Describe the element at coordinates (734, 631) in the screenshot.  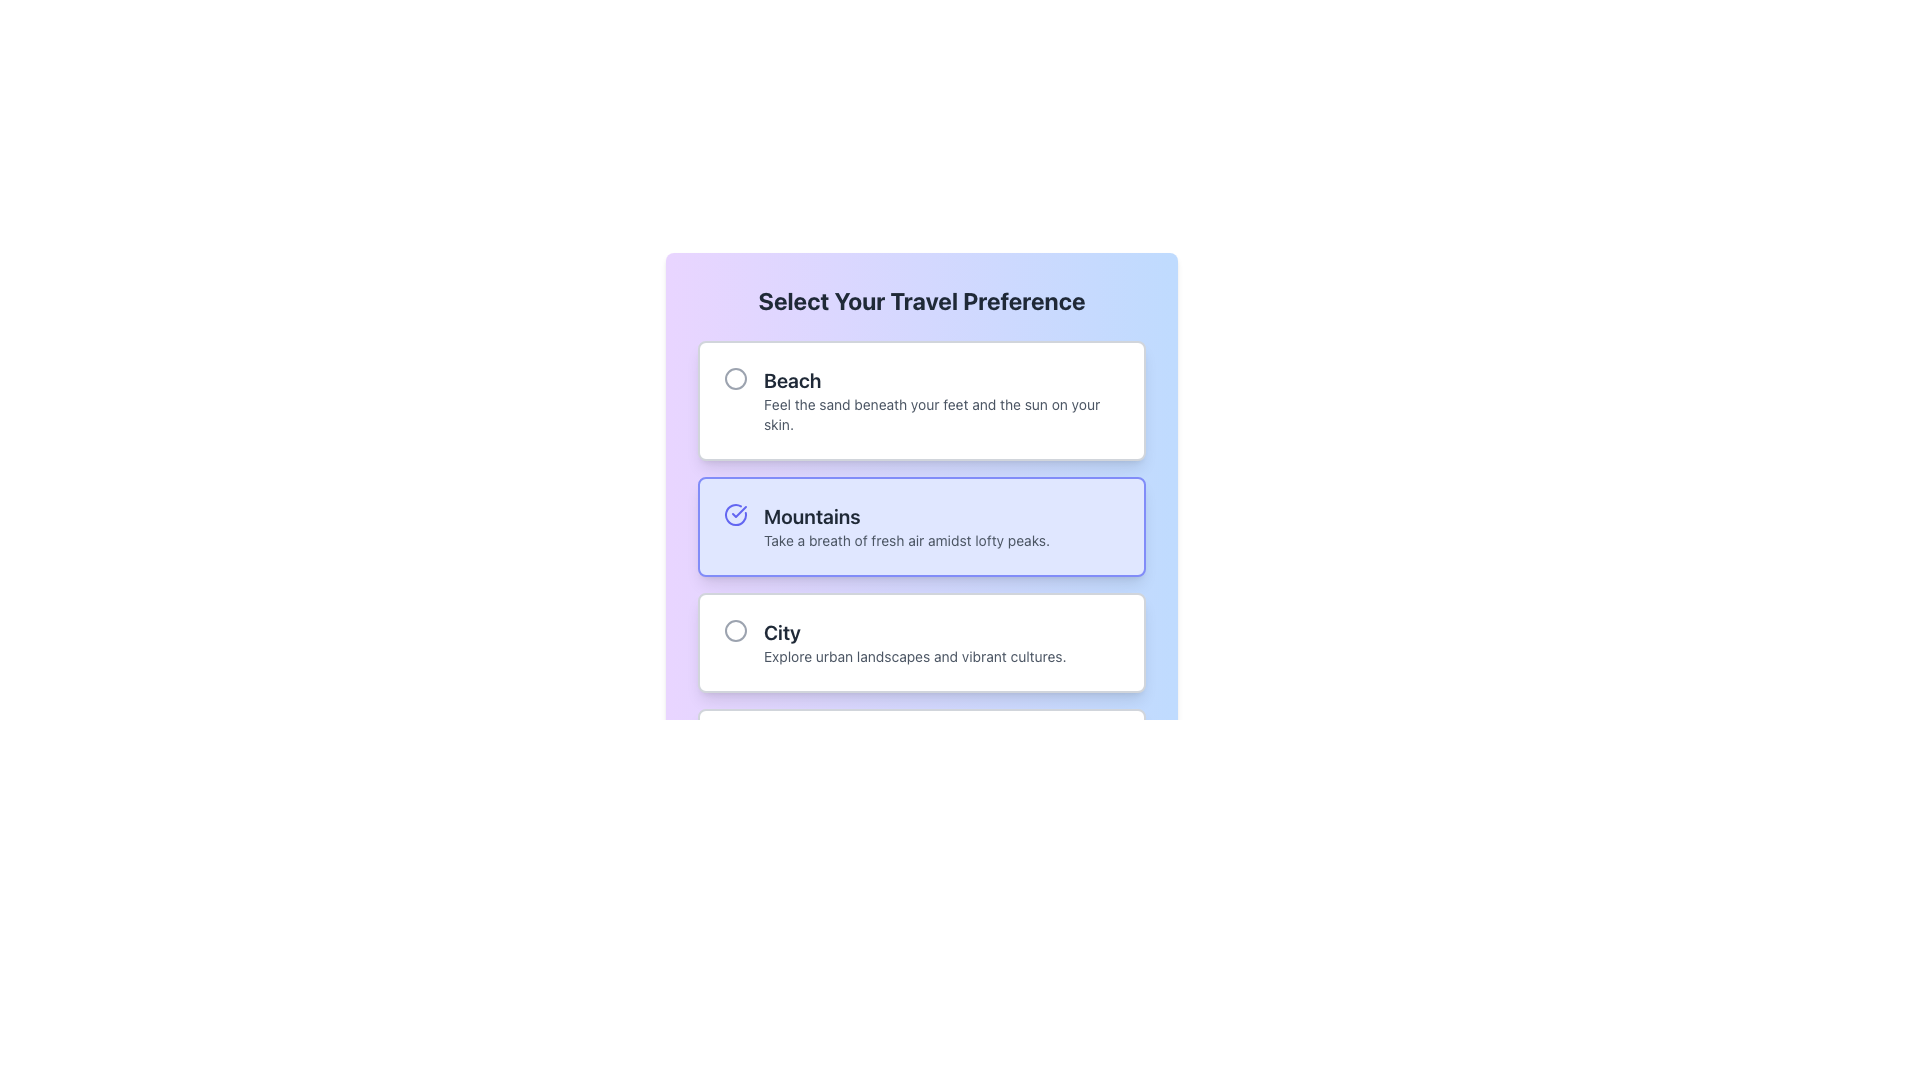
I see `the Circle SVG graphical element associated with the 'City' option, which is the third option in the vertical arrangement` at that location.